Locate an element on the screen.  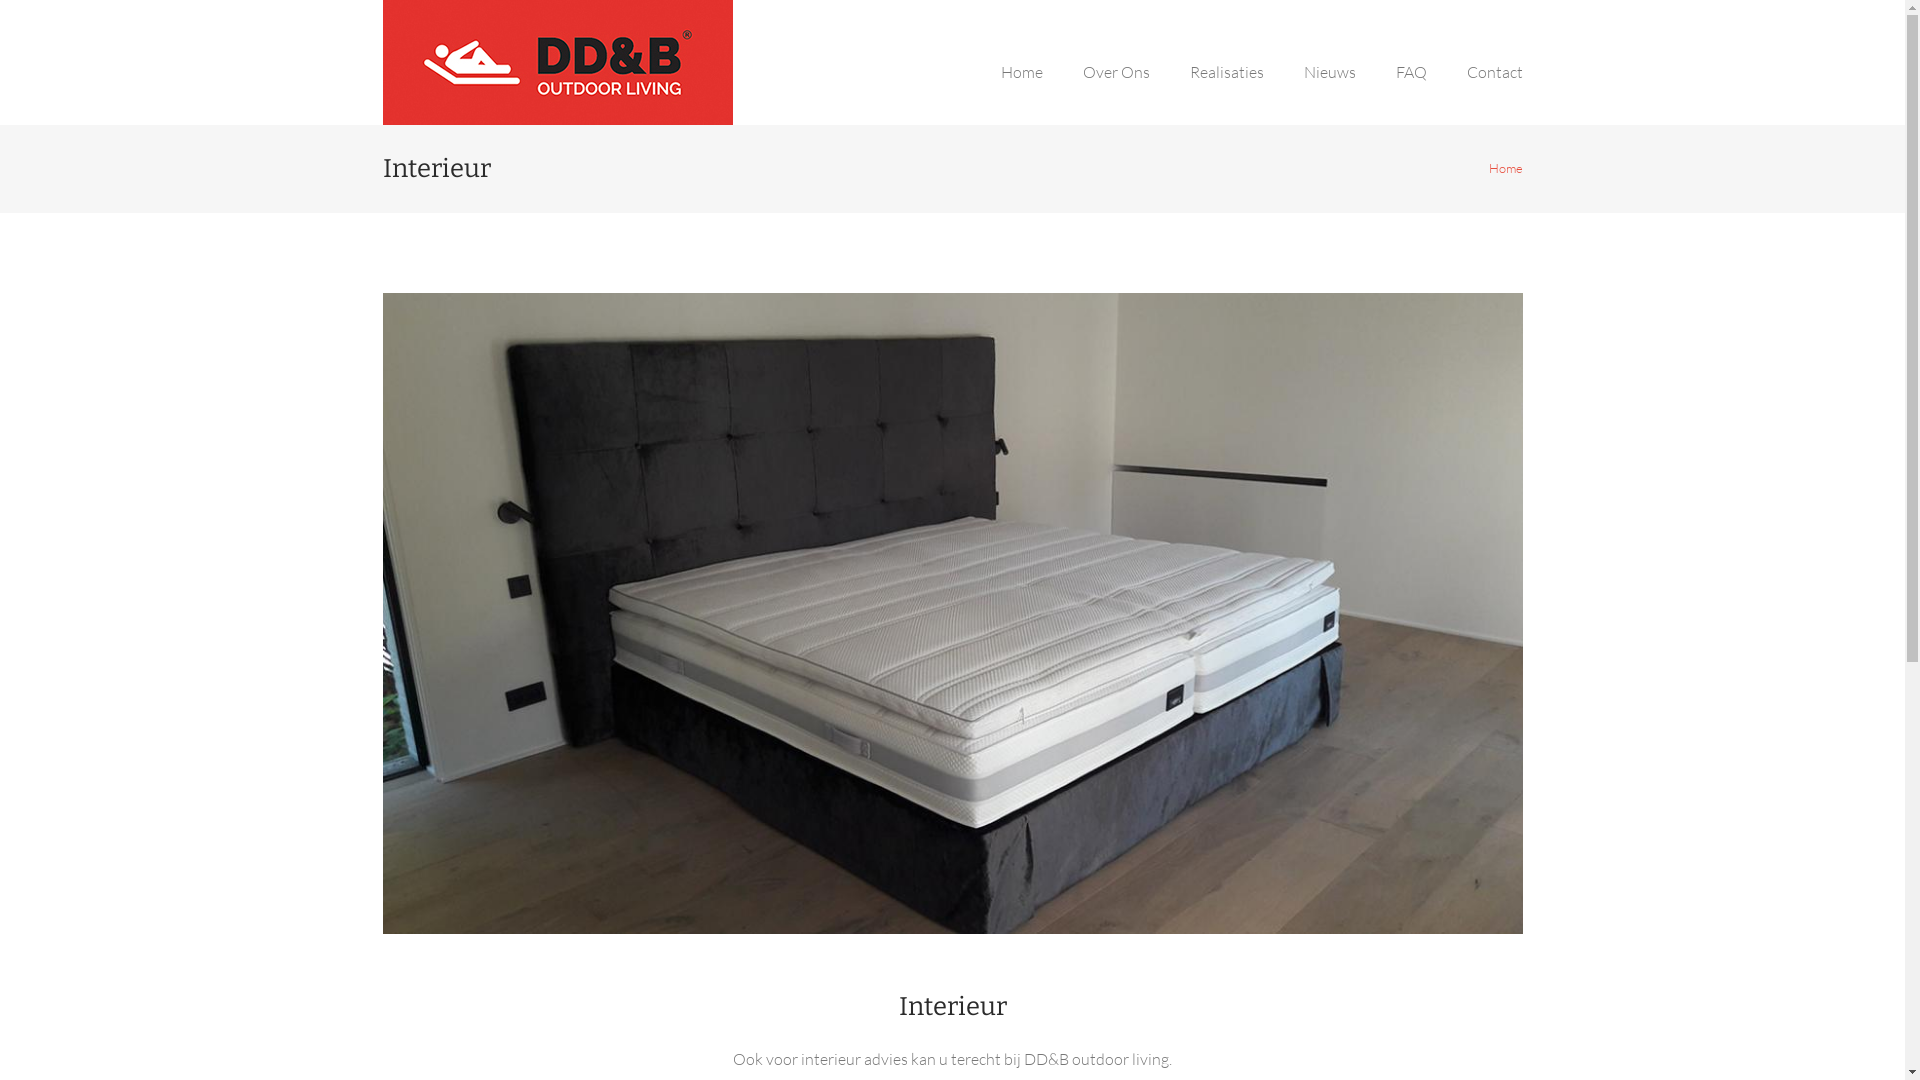
'Nieuws' is located at coordinates (1283, 93).